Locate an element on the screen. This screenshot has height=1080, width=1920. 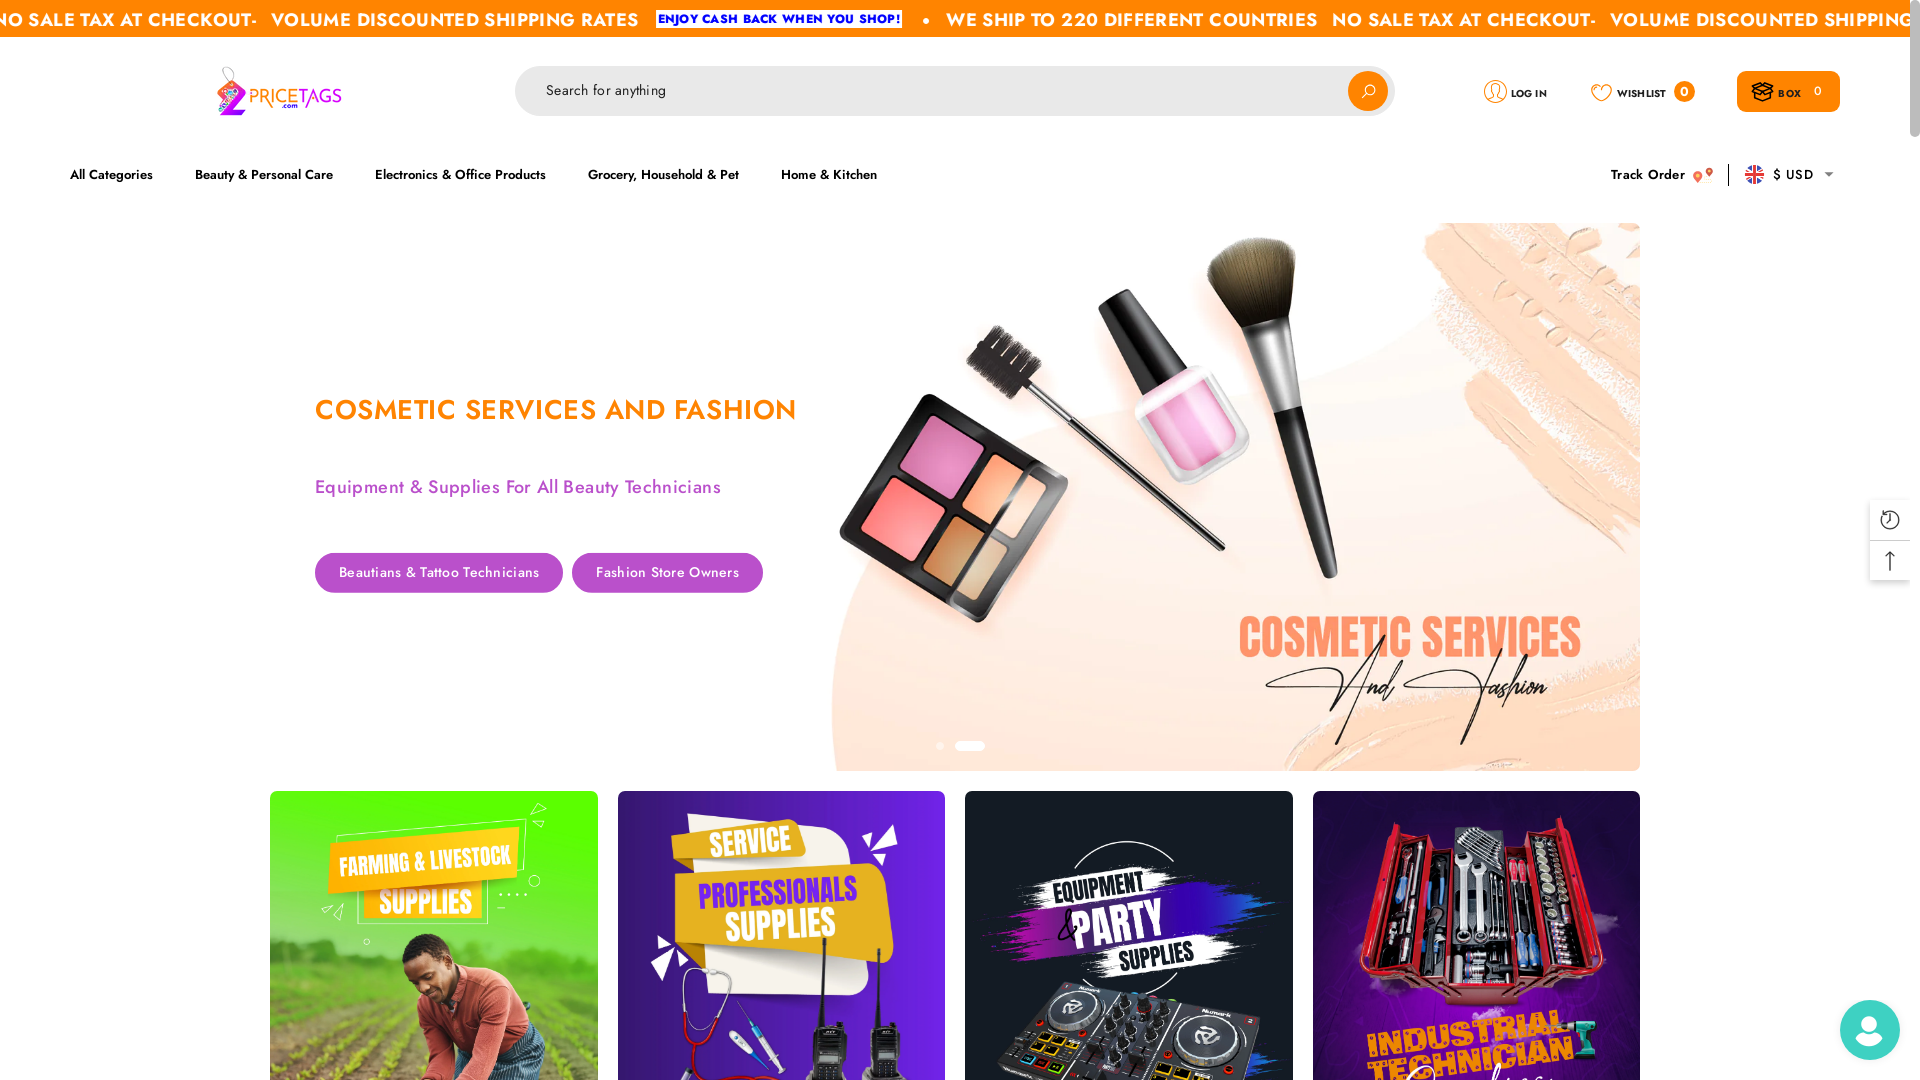
'Track Order' is located at coordinates (1661, 173).